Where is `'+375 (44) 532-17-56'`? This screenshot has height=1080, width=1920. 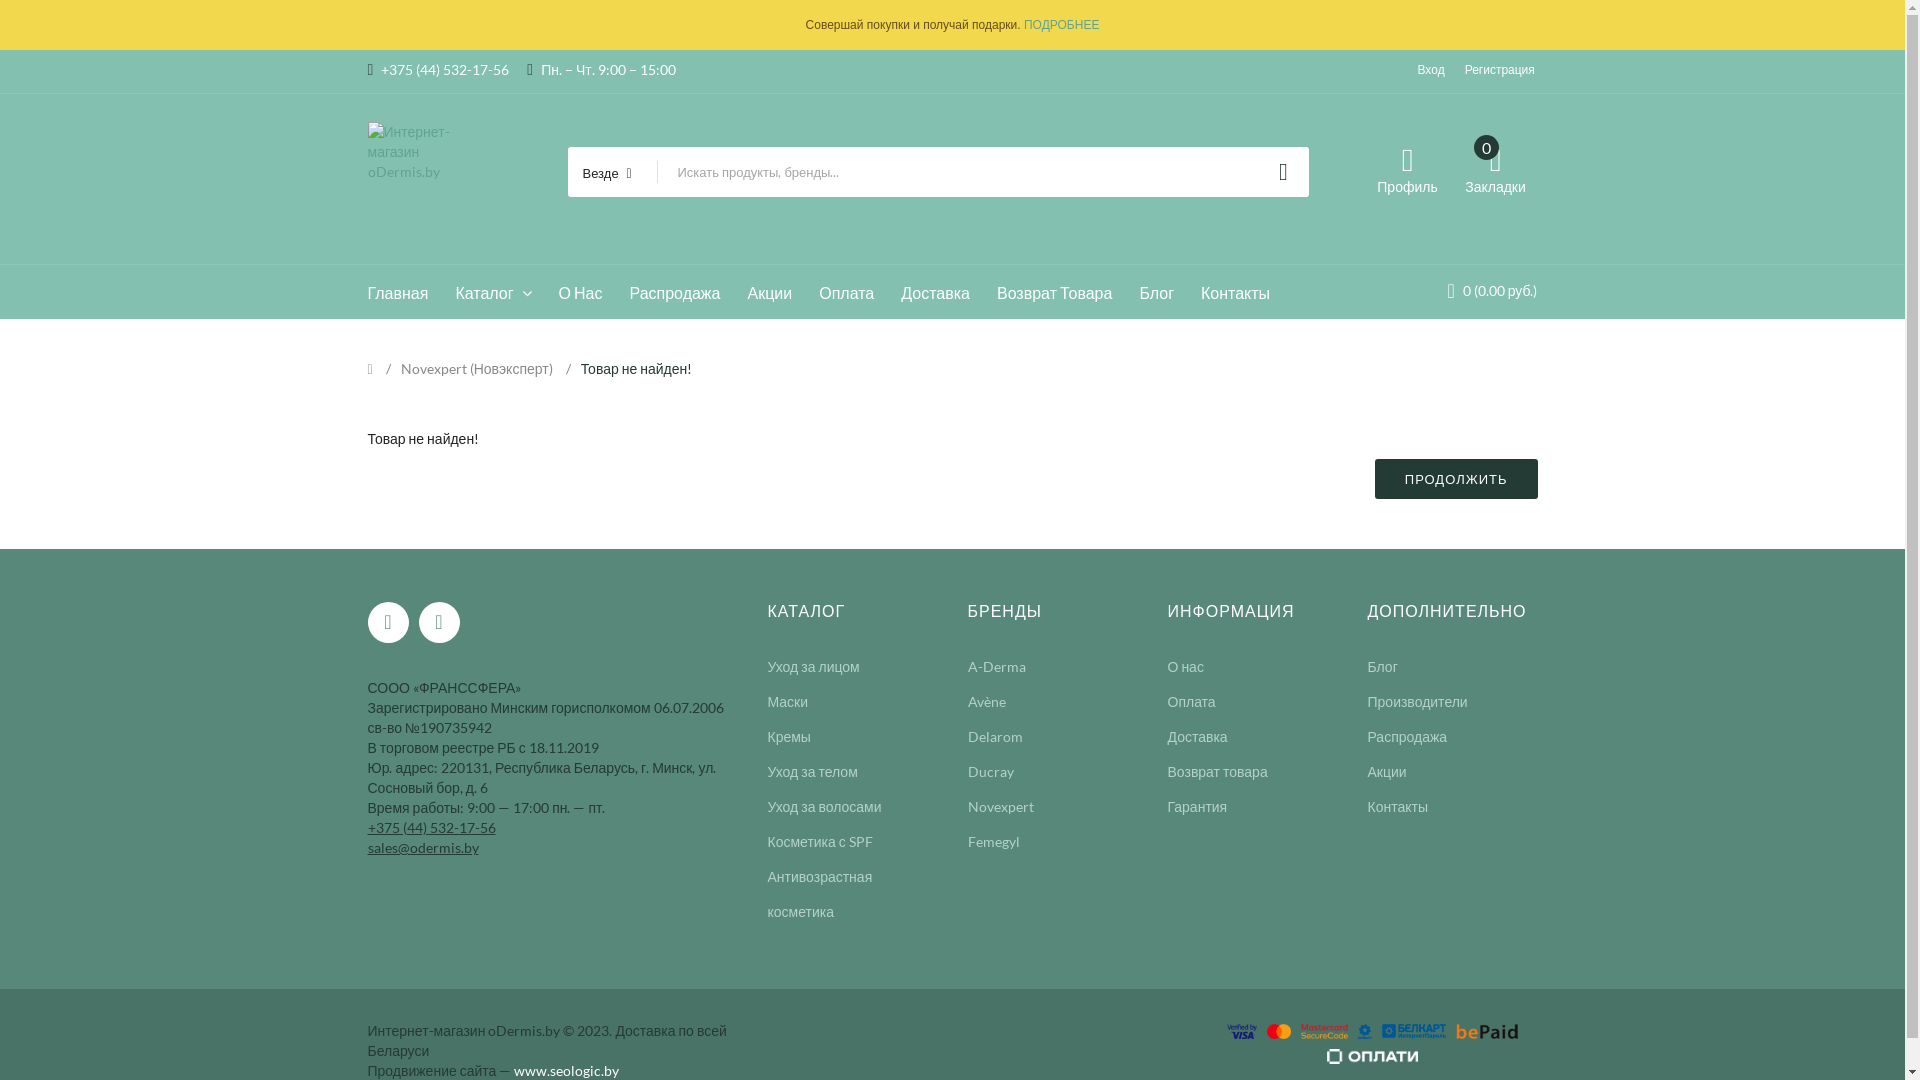
'+375 (44) 532-17-56' is located at coordinates (431, 826).